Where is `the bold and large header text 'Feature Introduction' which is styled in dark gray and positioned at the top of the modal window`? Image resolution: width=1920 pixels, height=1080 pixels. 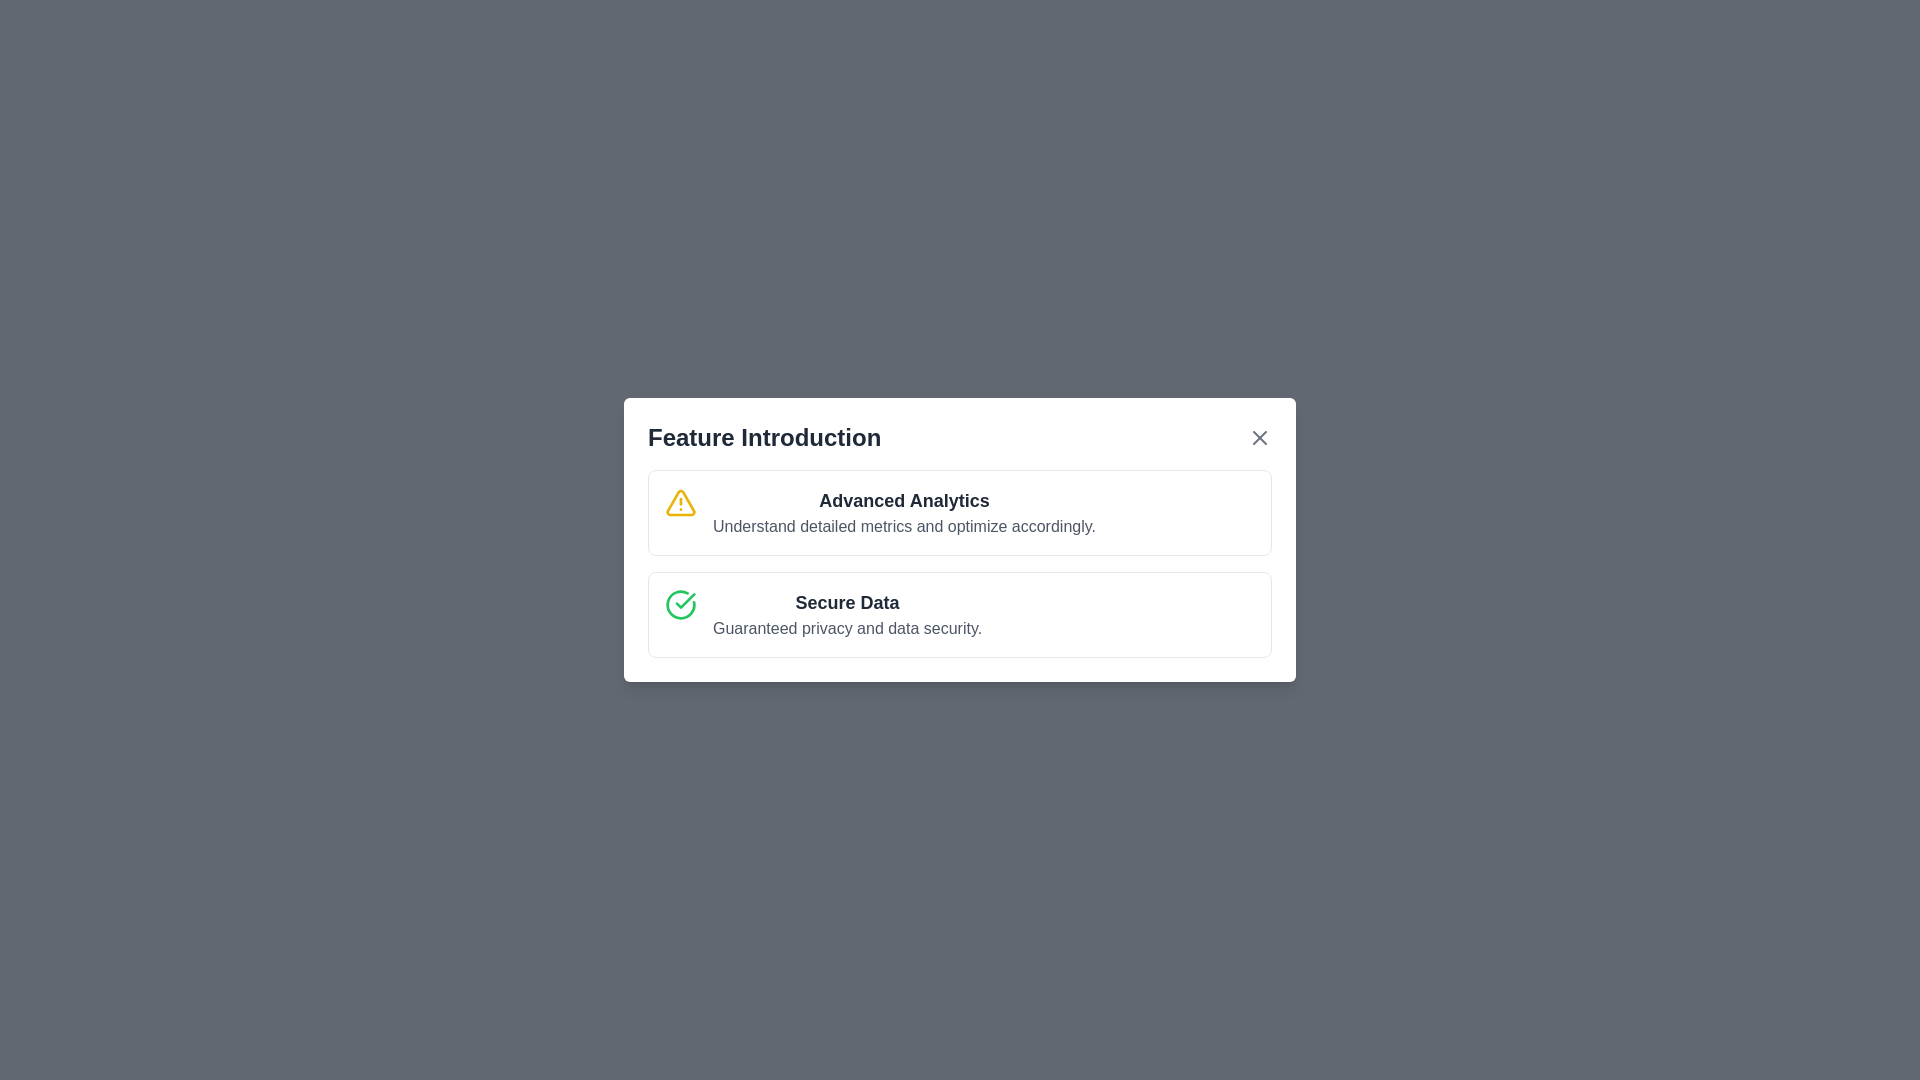
the bold and large header text 'Feature Introduction' which is styled in dark gray and positioned at the top of the modal window is located at coordinates (763, 437).